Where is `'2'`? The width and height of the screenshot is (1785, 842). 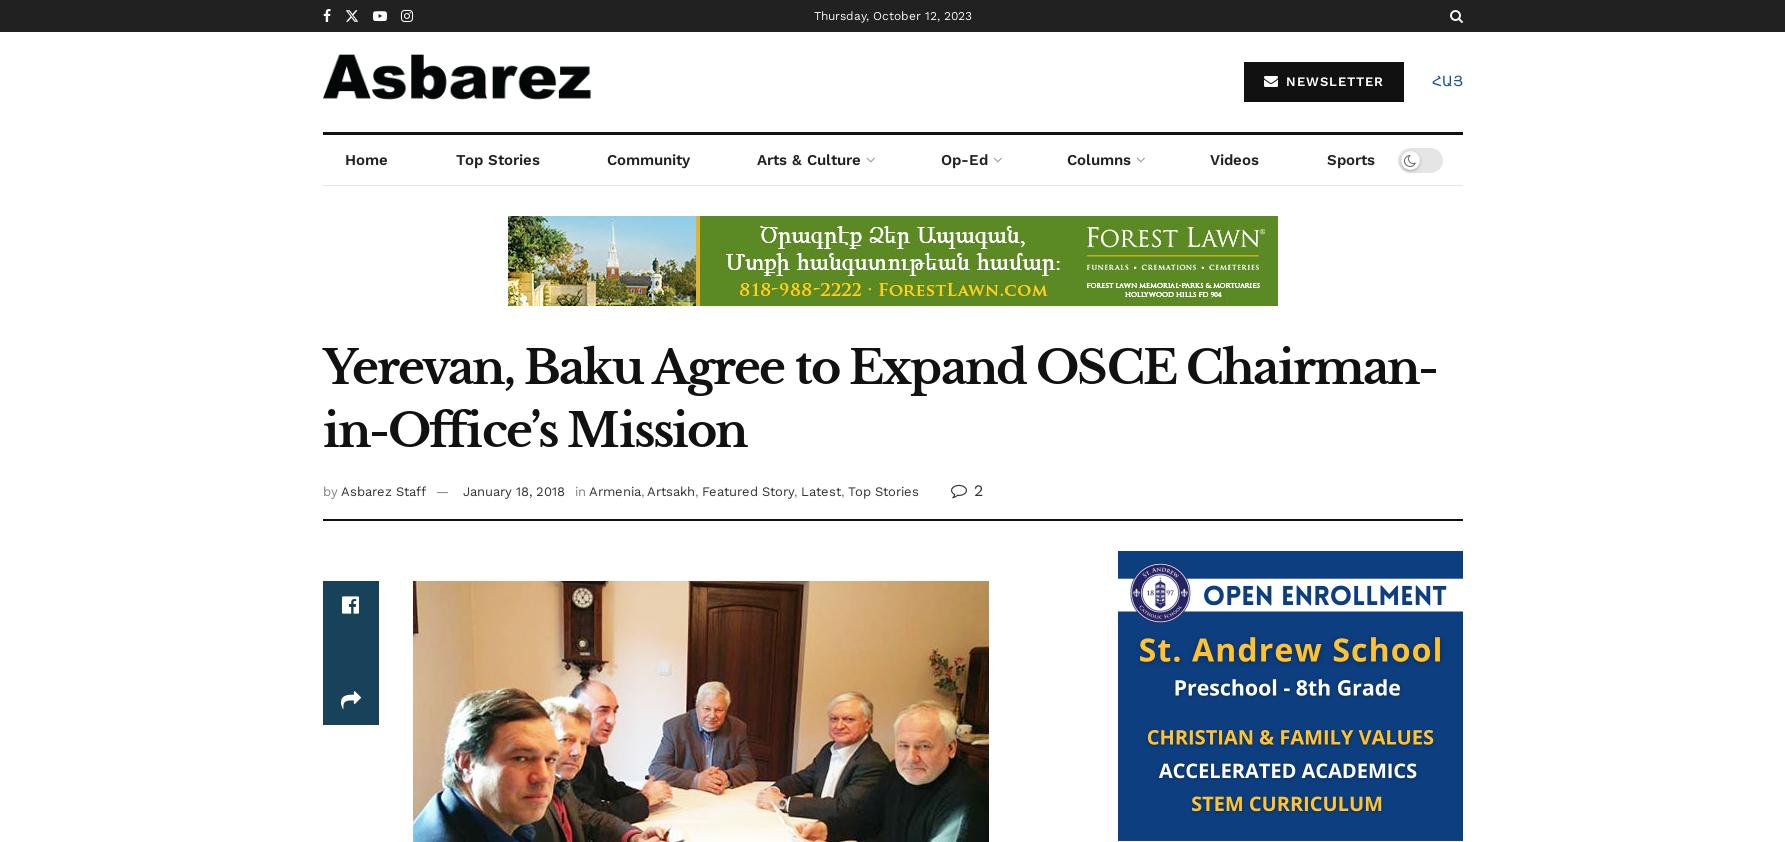
'2' is located at coordinates (967, 489).